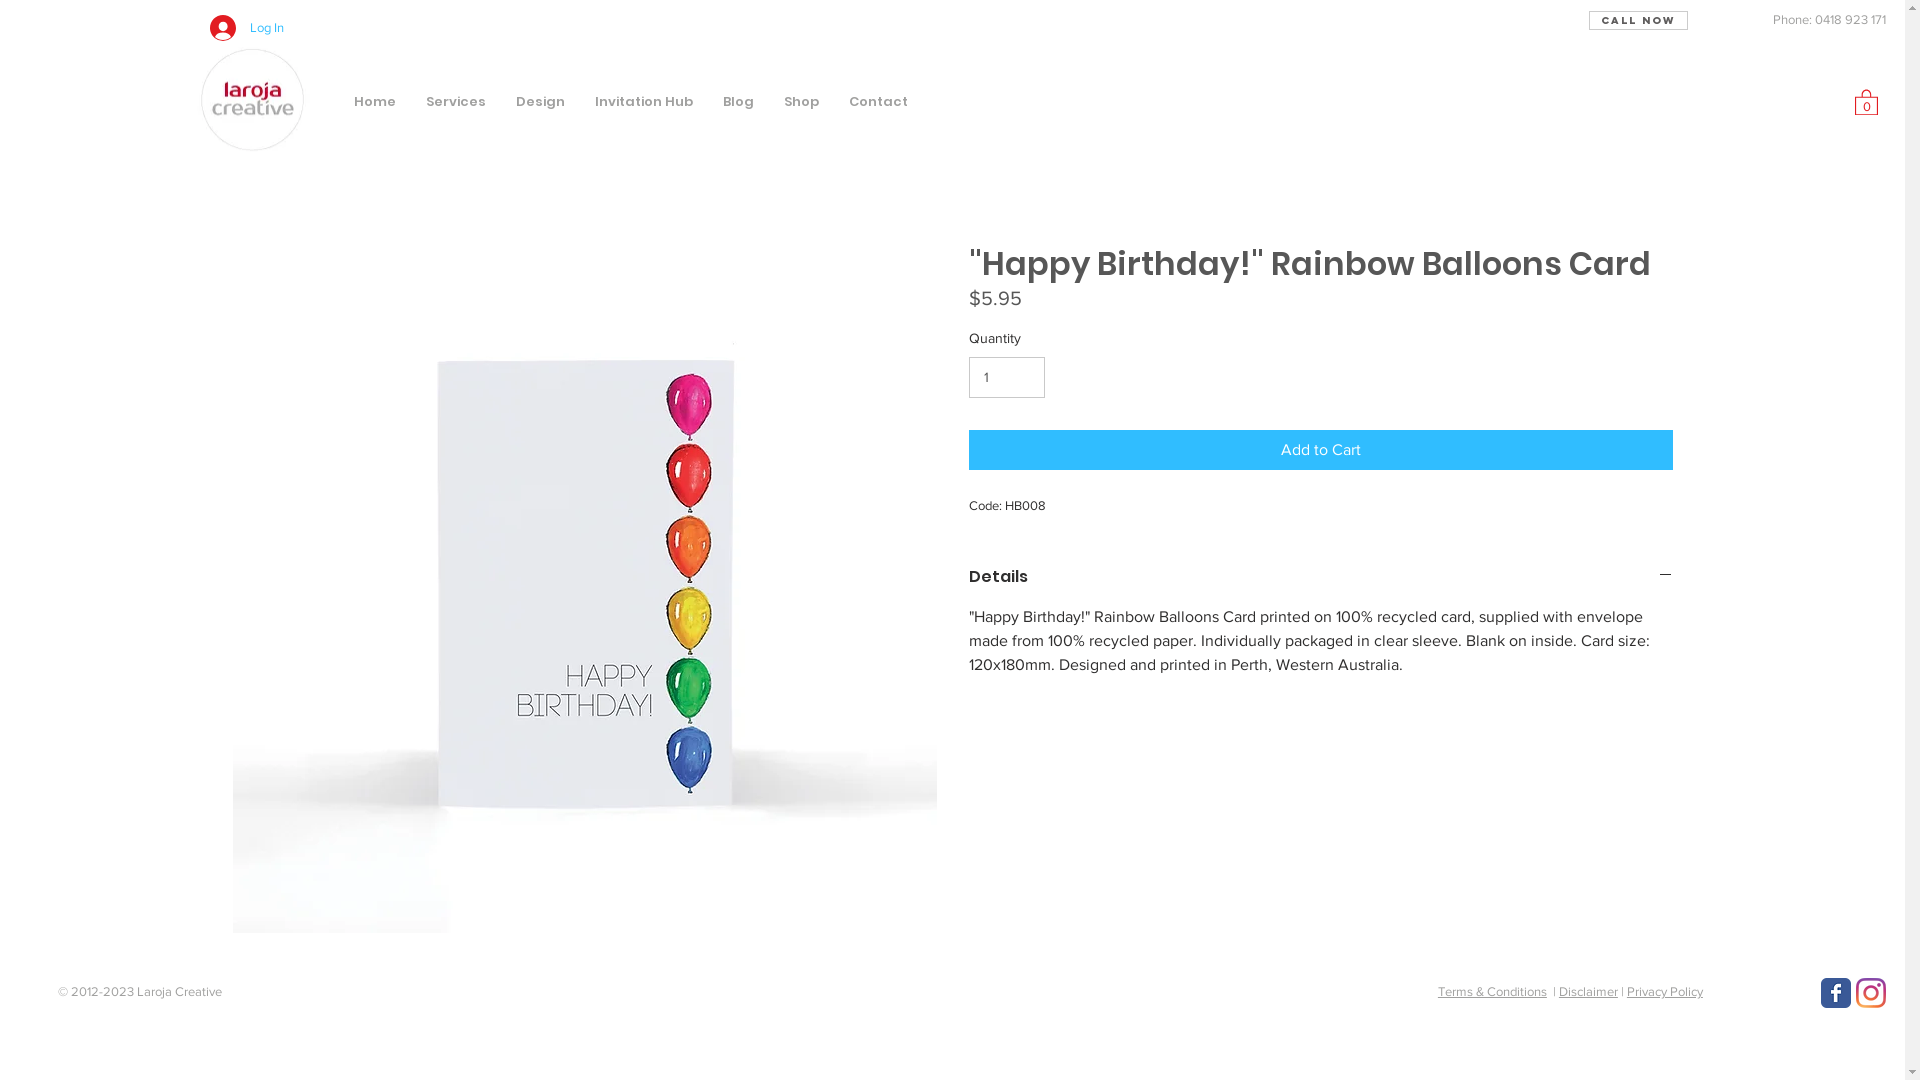 Image resolution: width=1920 pixels, height=1080 pixels. I want to click on 'Invitation Hub', so click(579, 100).